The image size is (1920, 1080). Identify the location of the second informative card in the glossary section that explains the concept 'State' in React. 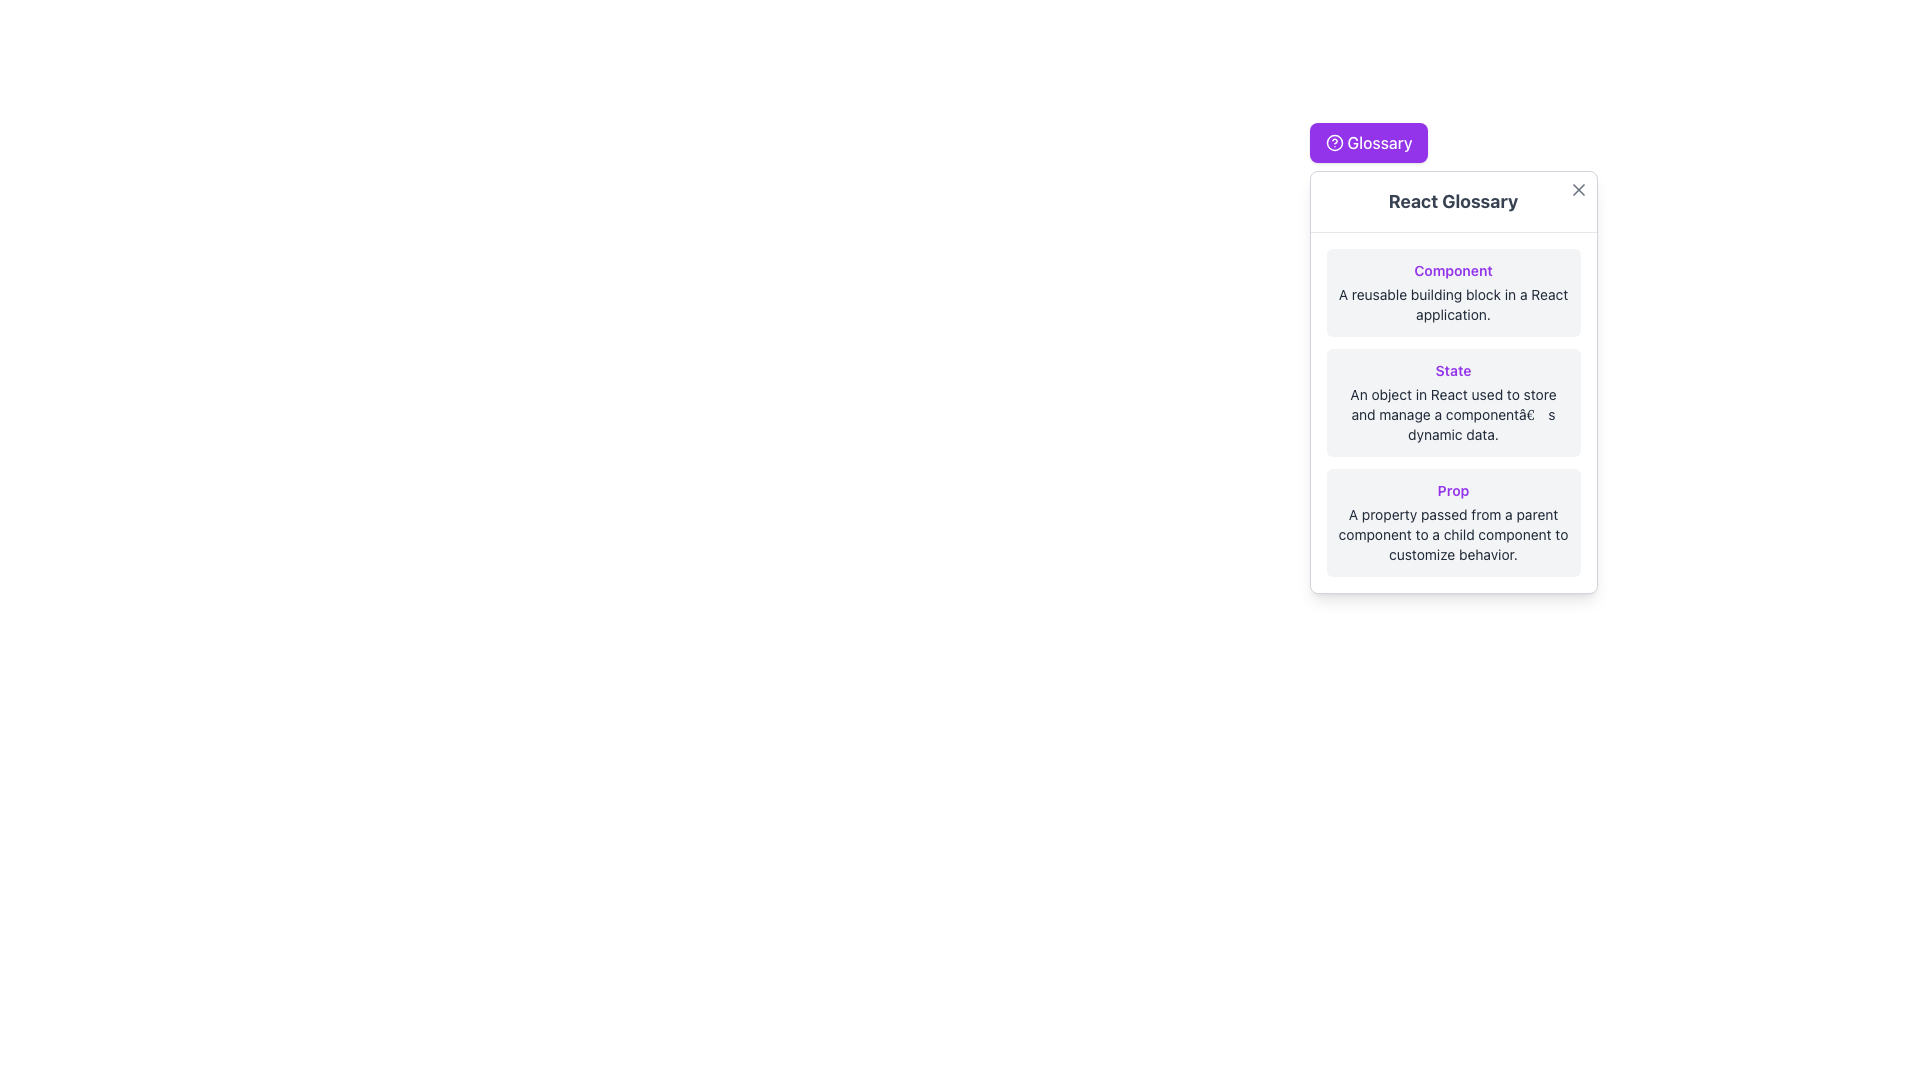
(1453, 402).